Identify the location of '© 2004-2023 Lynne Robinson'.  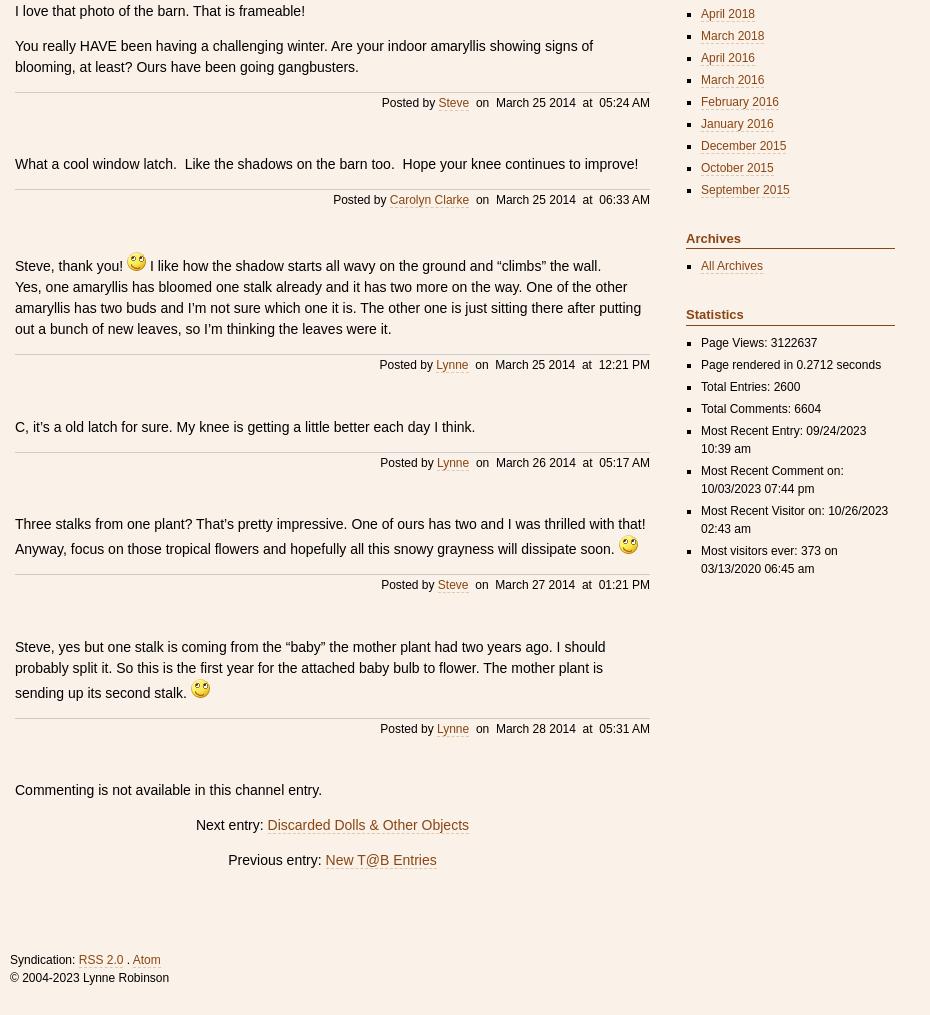
(9, 977).